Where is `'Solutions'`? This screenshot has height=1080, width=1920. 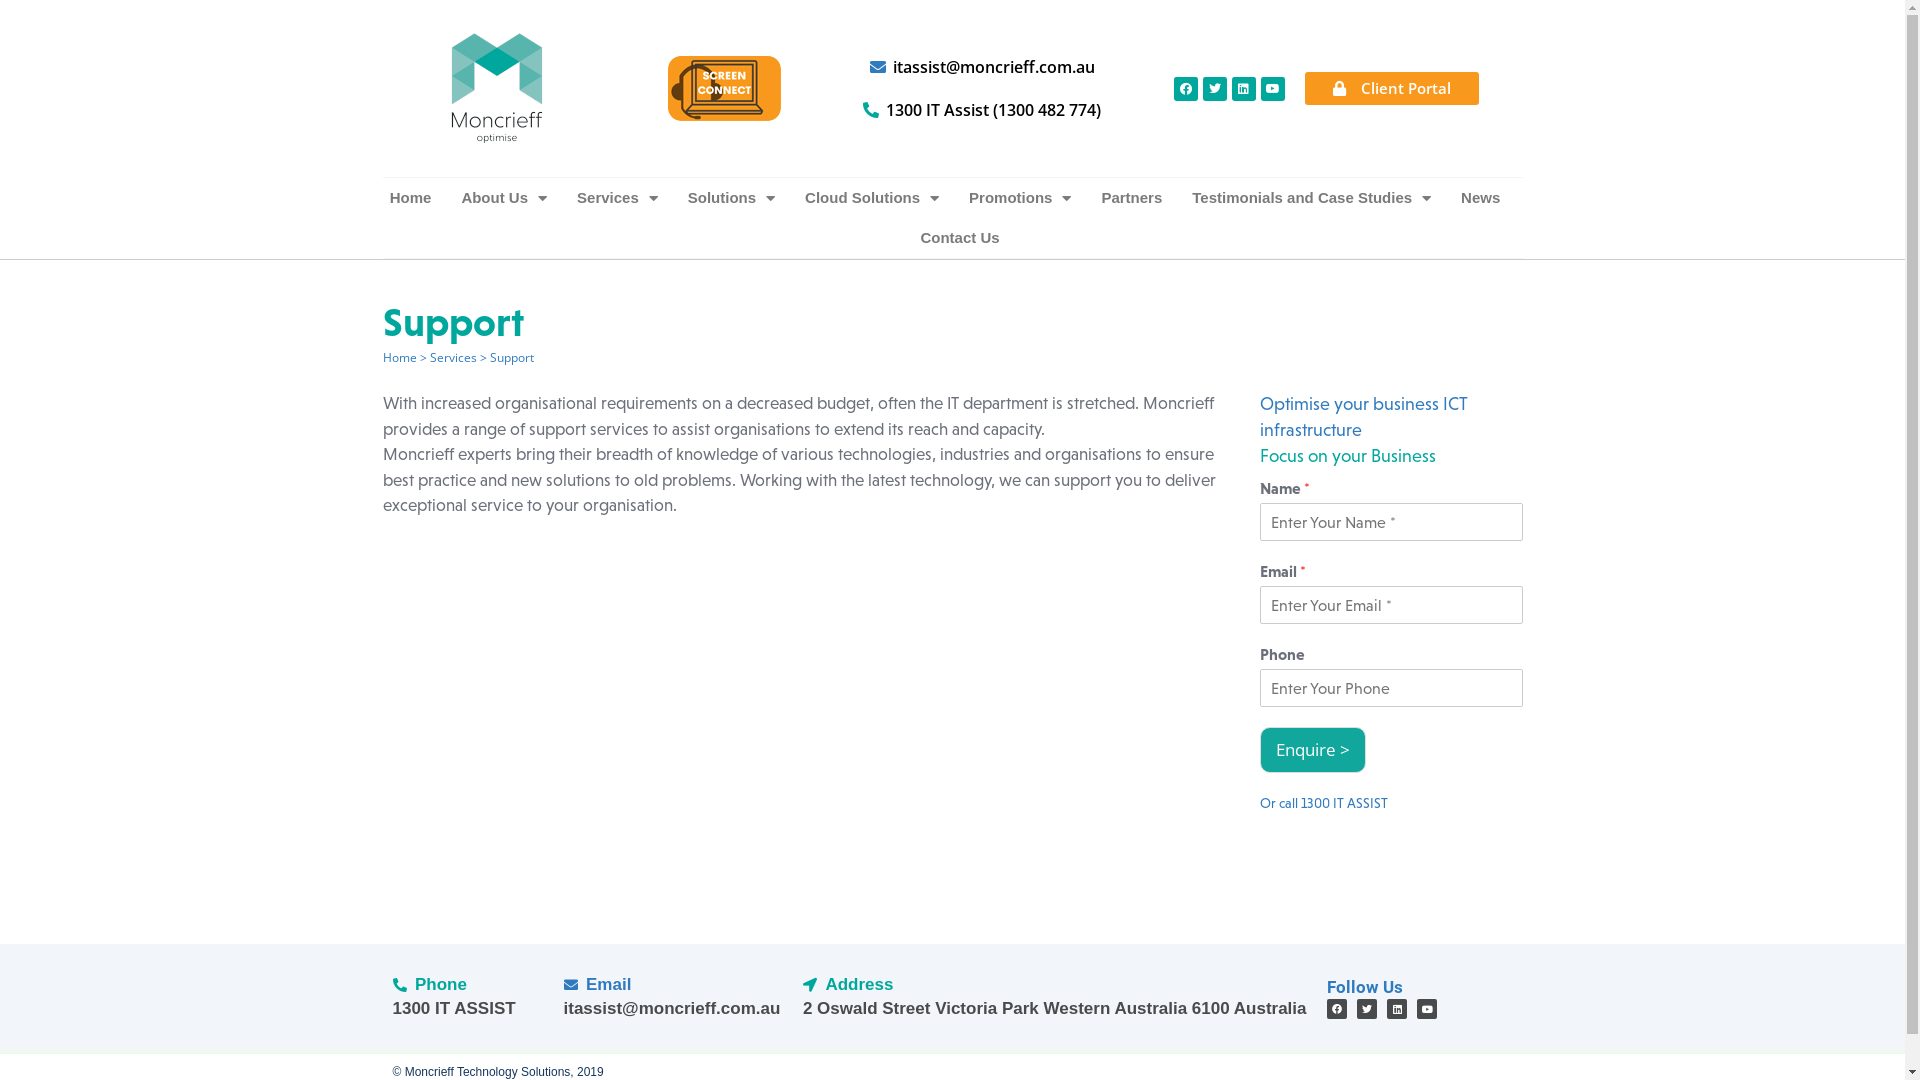
'Solutions' is located at coordinates (730, 197).